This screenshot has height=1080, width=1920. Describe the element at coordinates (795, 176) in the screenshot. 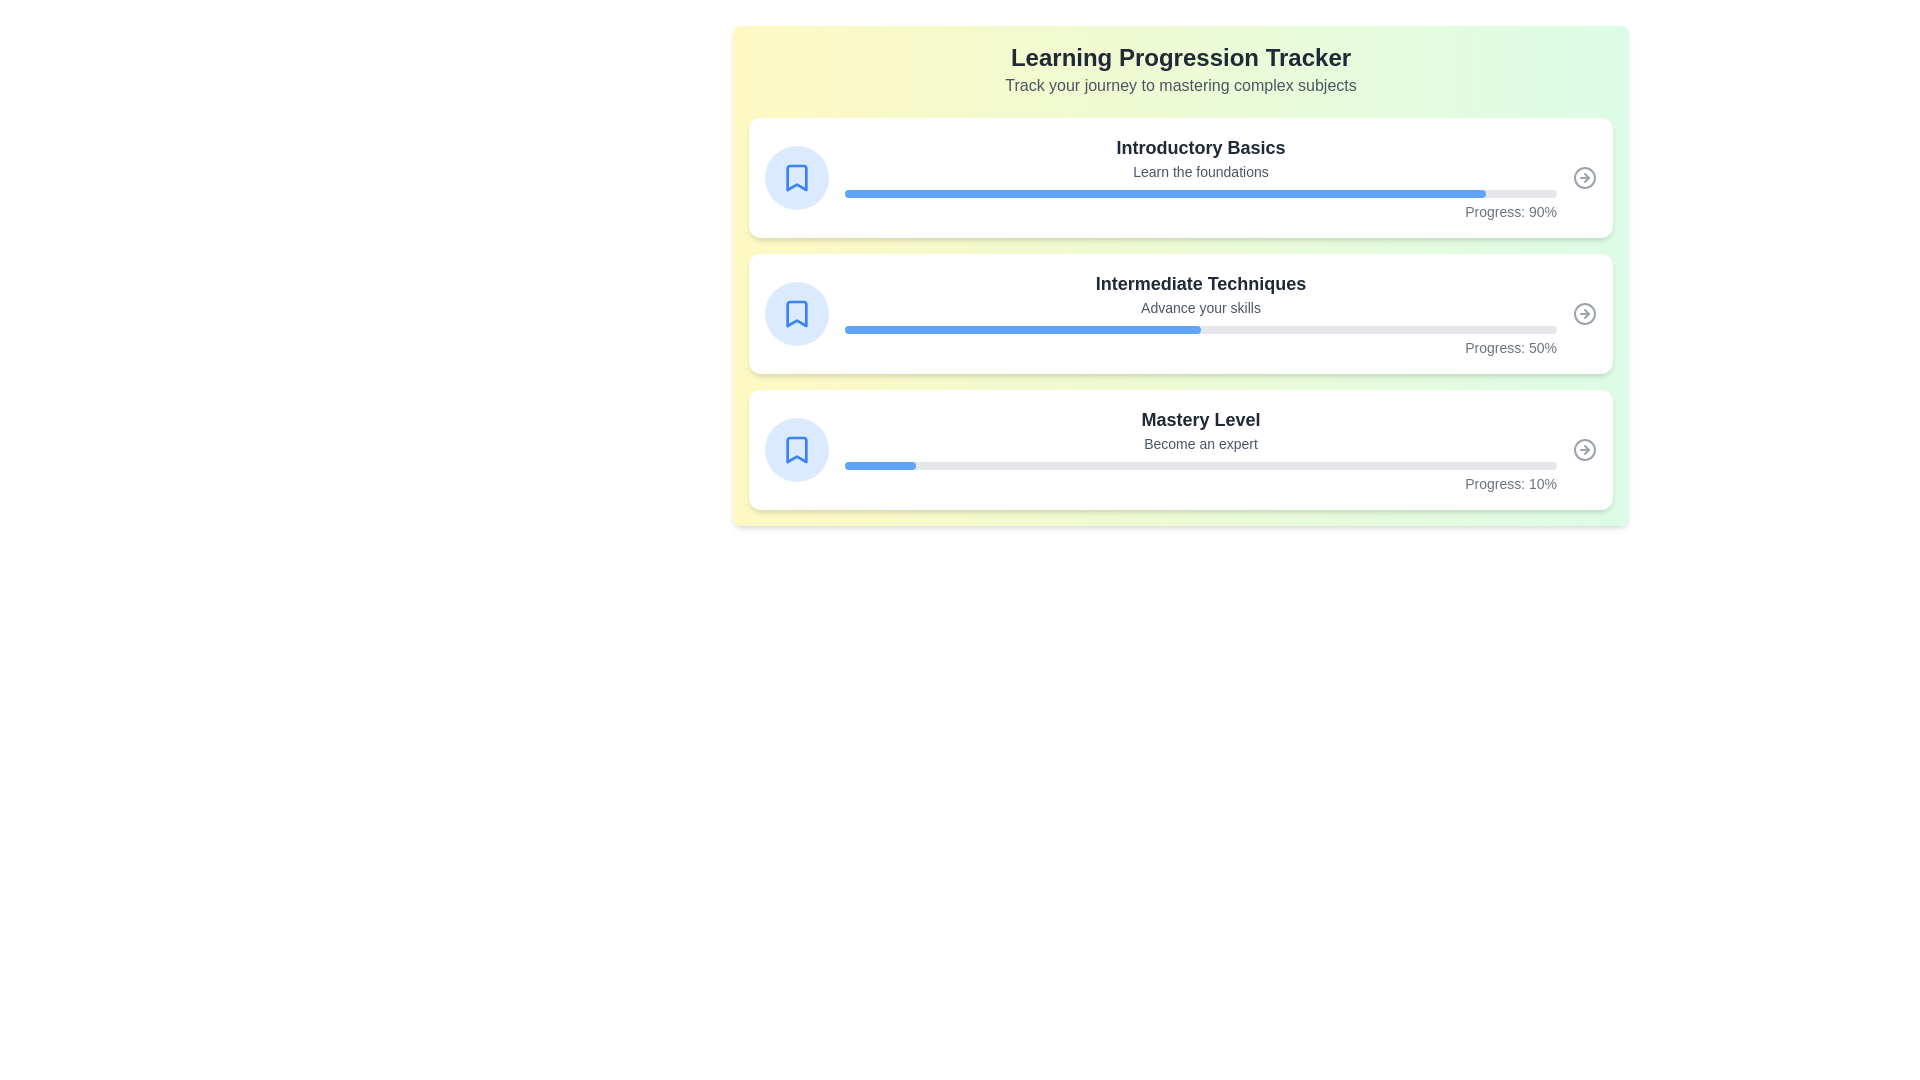

I see `the circular blue IconButton with a bookmark icon located to the far left of the 'Introductory Basics' progress bar` at that location.